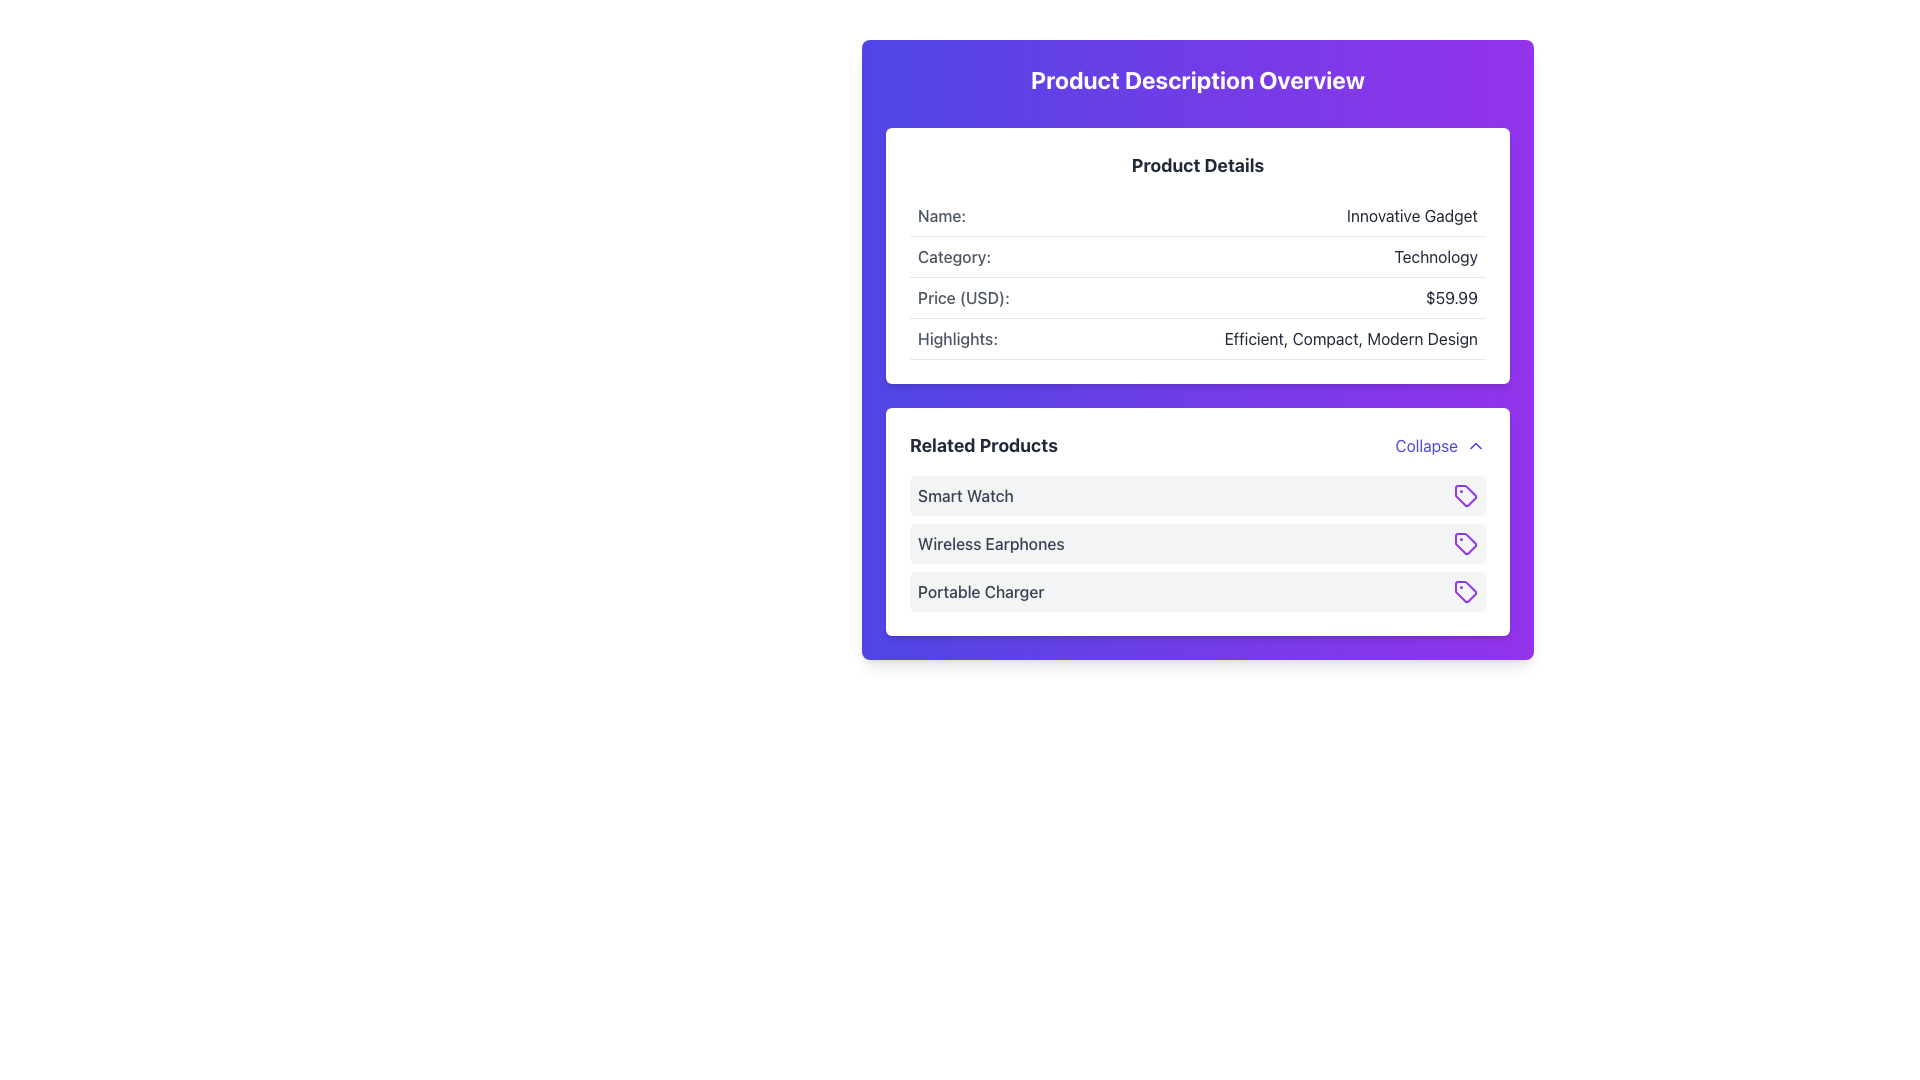  Describe the element at coordinates (1440, 445) in the screenshot. I see `the 'Collapse' button in the top-right corner of the 'Related Products' section, which is styled in indigo and has an upward-facing chevron icon next to the text` at that location.